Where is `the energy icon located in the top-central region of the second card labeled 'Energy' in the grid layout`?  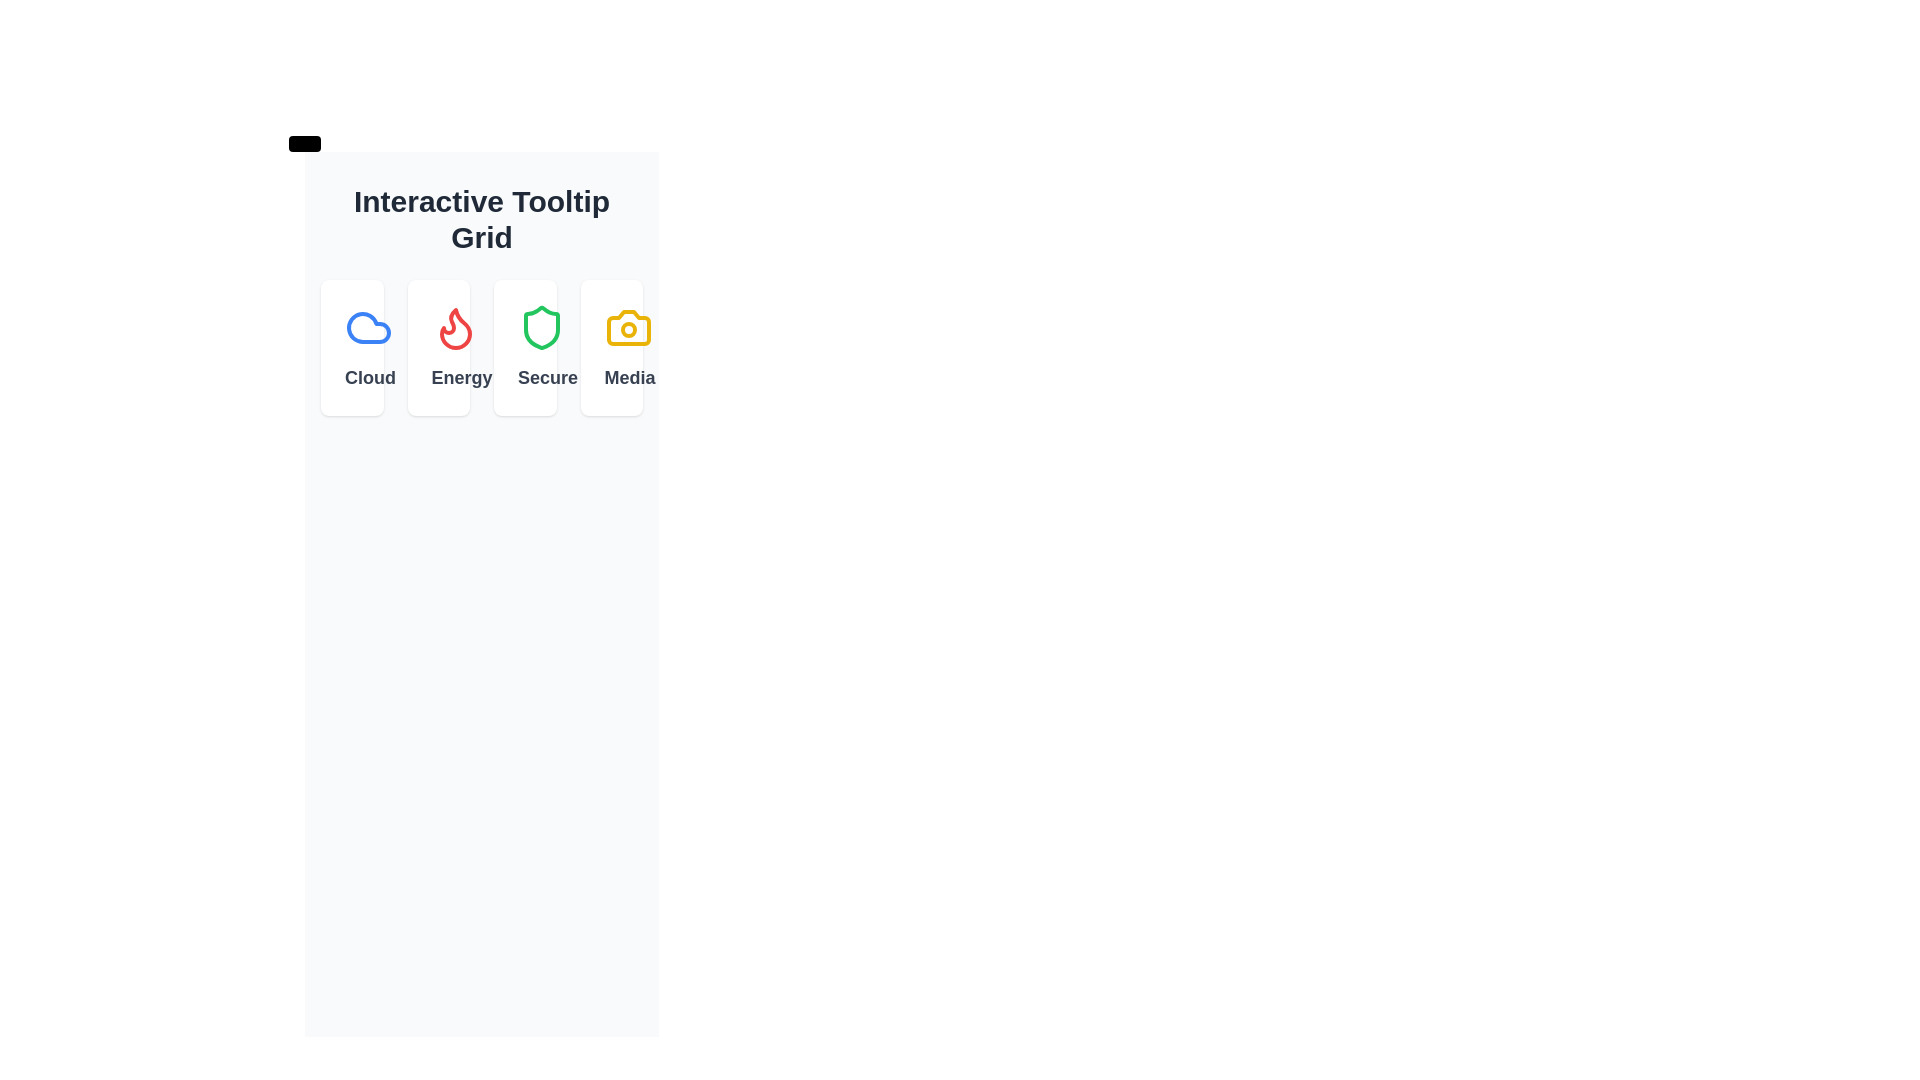
the energy icon located in the top-central region of the second card labeled 'Energy' in the grid layout is located at coordinates (454, 327).